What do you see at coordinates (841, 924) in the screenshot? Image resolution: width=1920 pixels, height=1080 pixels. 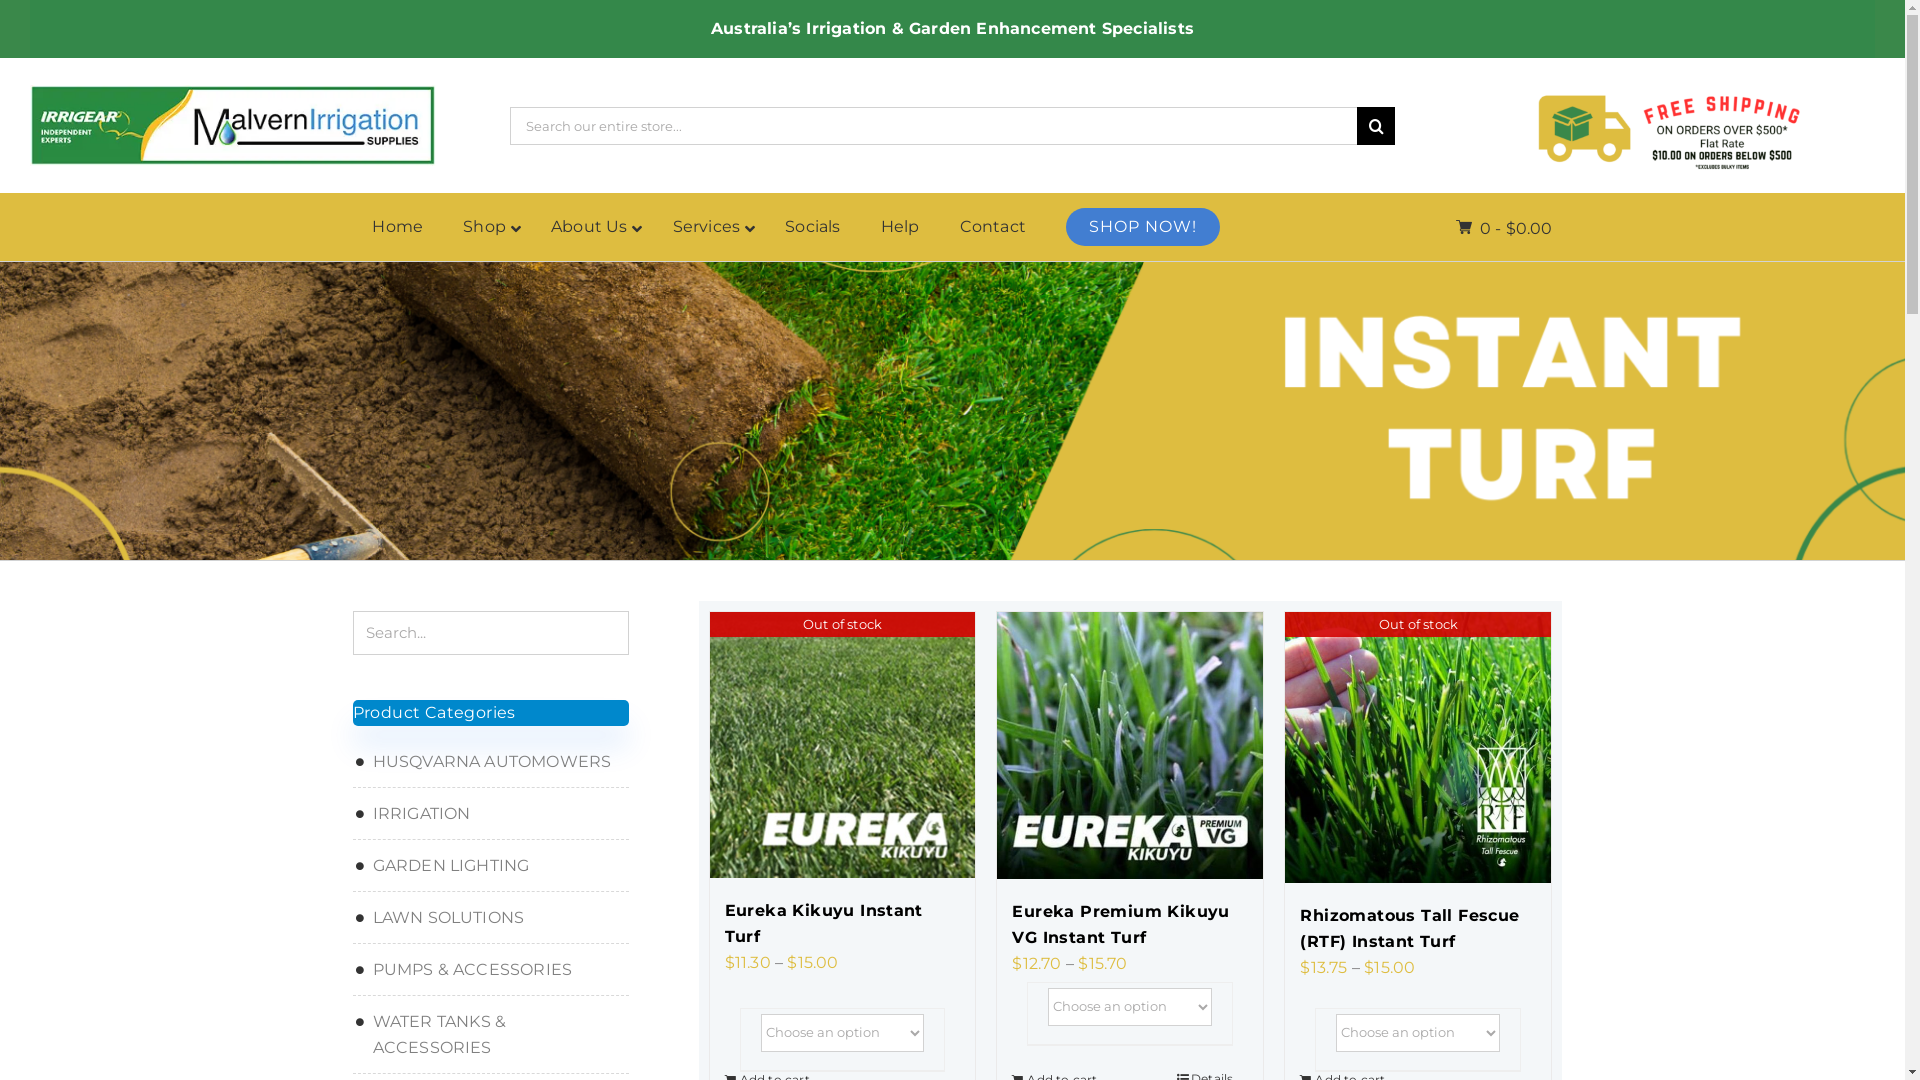 I see `'Eureka Kikuyu Instant Turf'` at bounding box center [841, 924].